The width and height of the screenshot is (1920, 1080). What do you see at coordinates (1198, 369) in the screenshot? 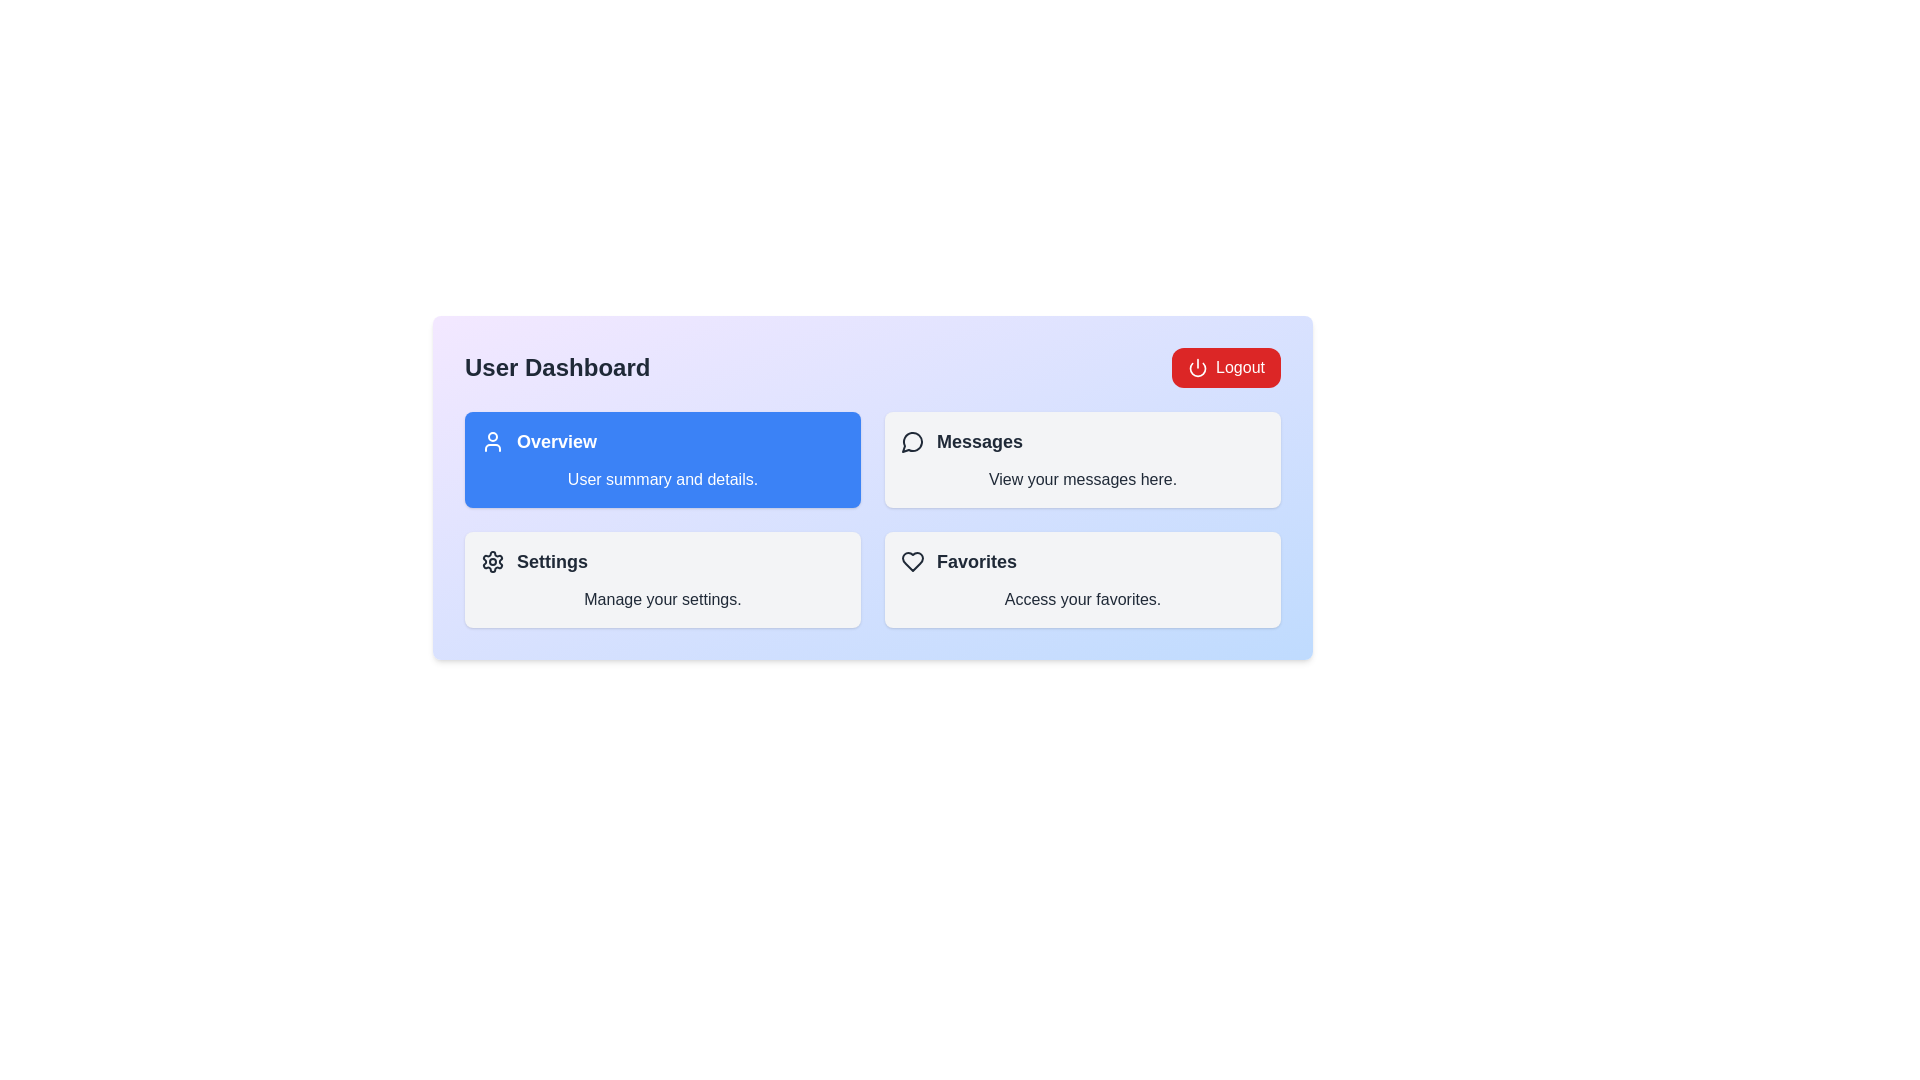
I see `the circular power symbol icon located in the top-right corner of the user interface, near the 'Logout' button` at bounding box center [1198, 369].